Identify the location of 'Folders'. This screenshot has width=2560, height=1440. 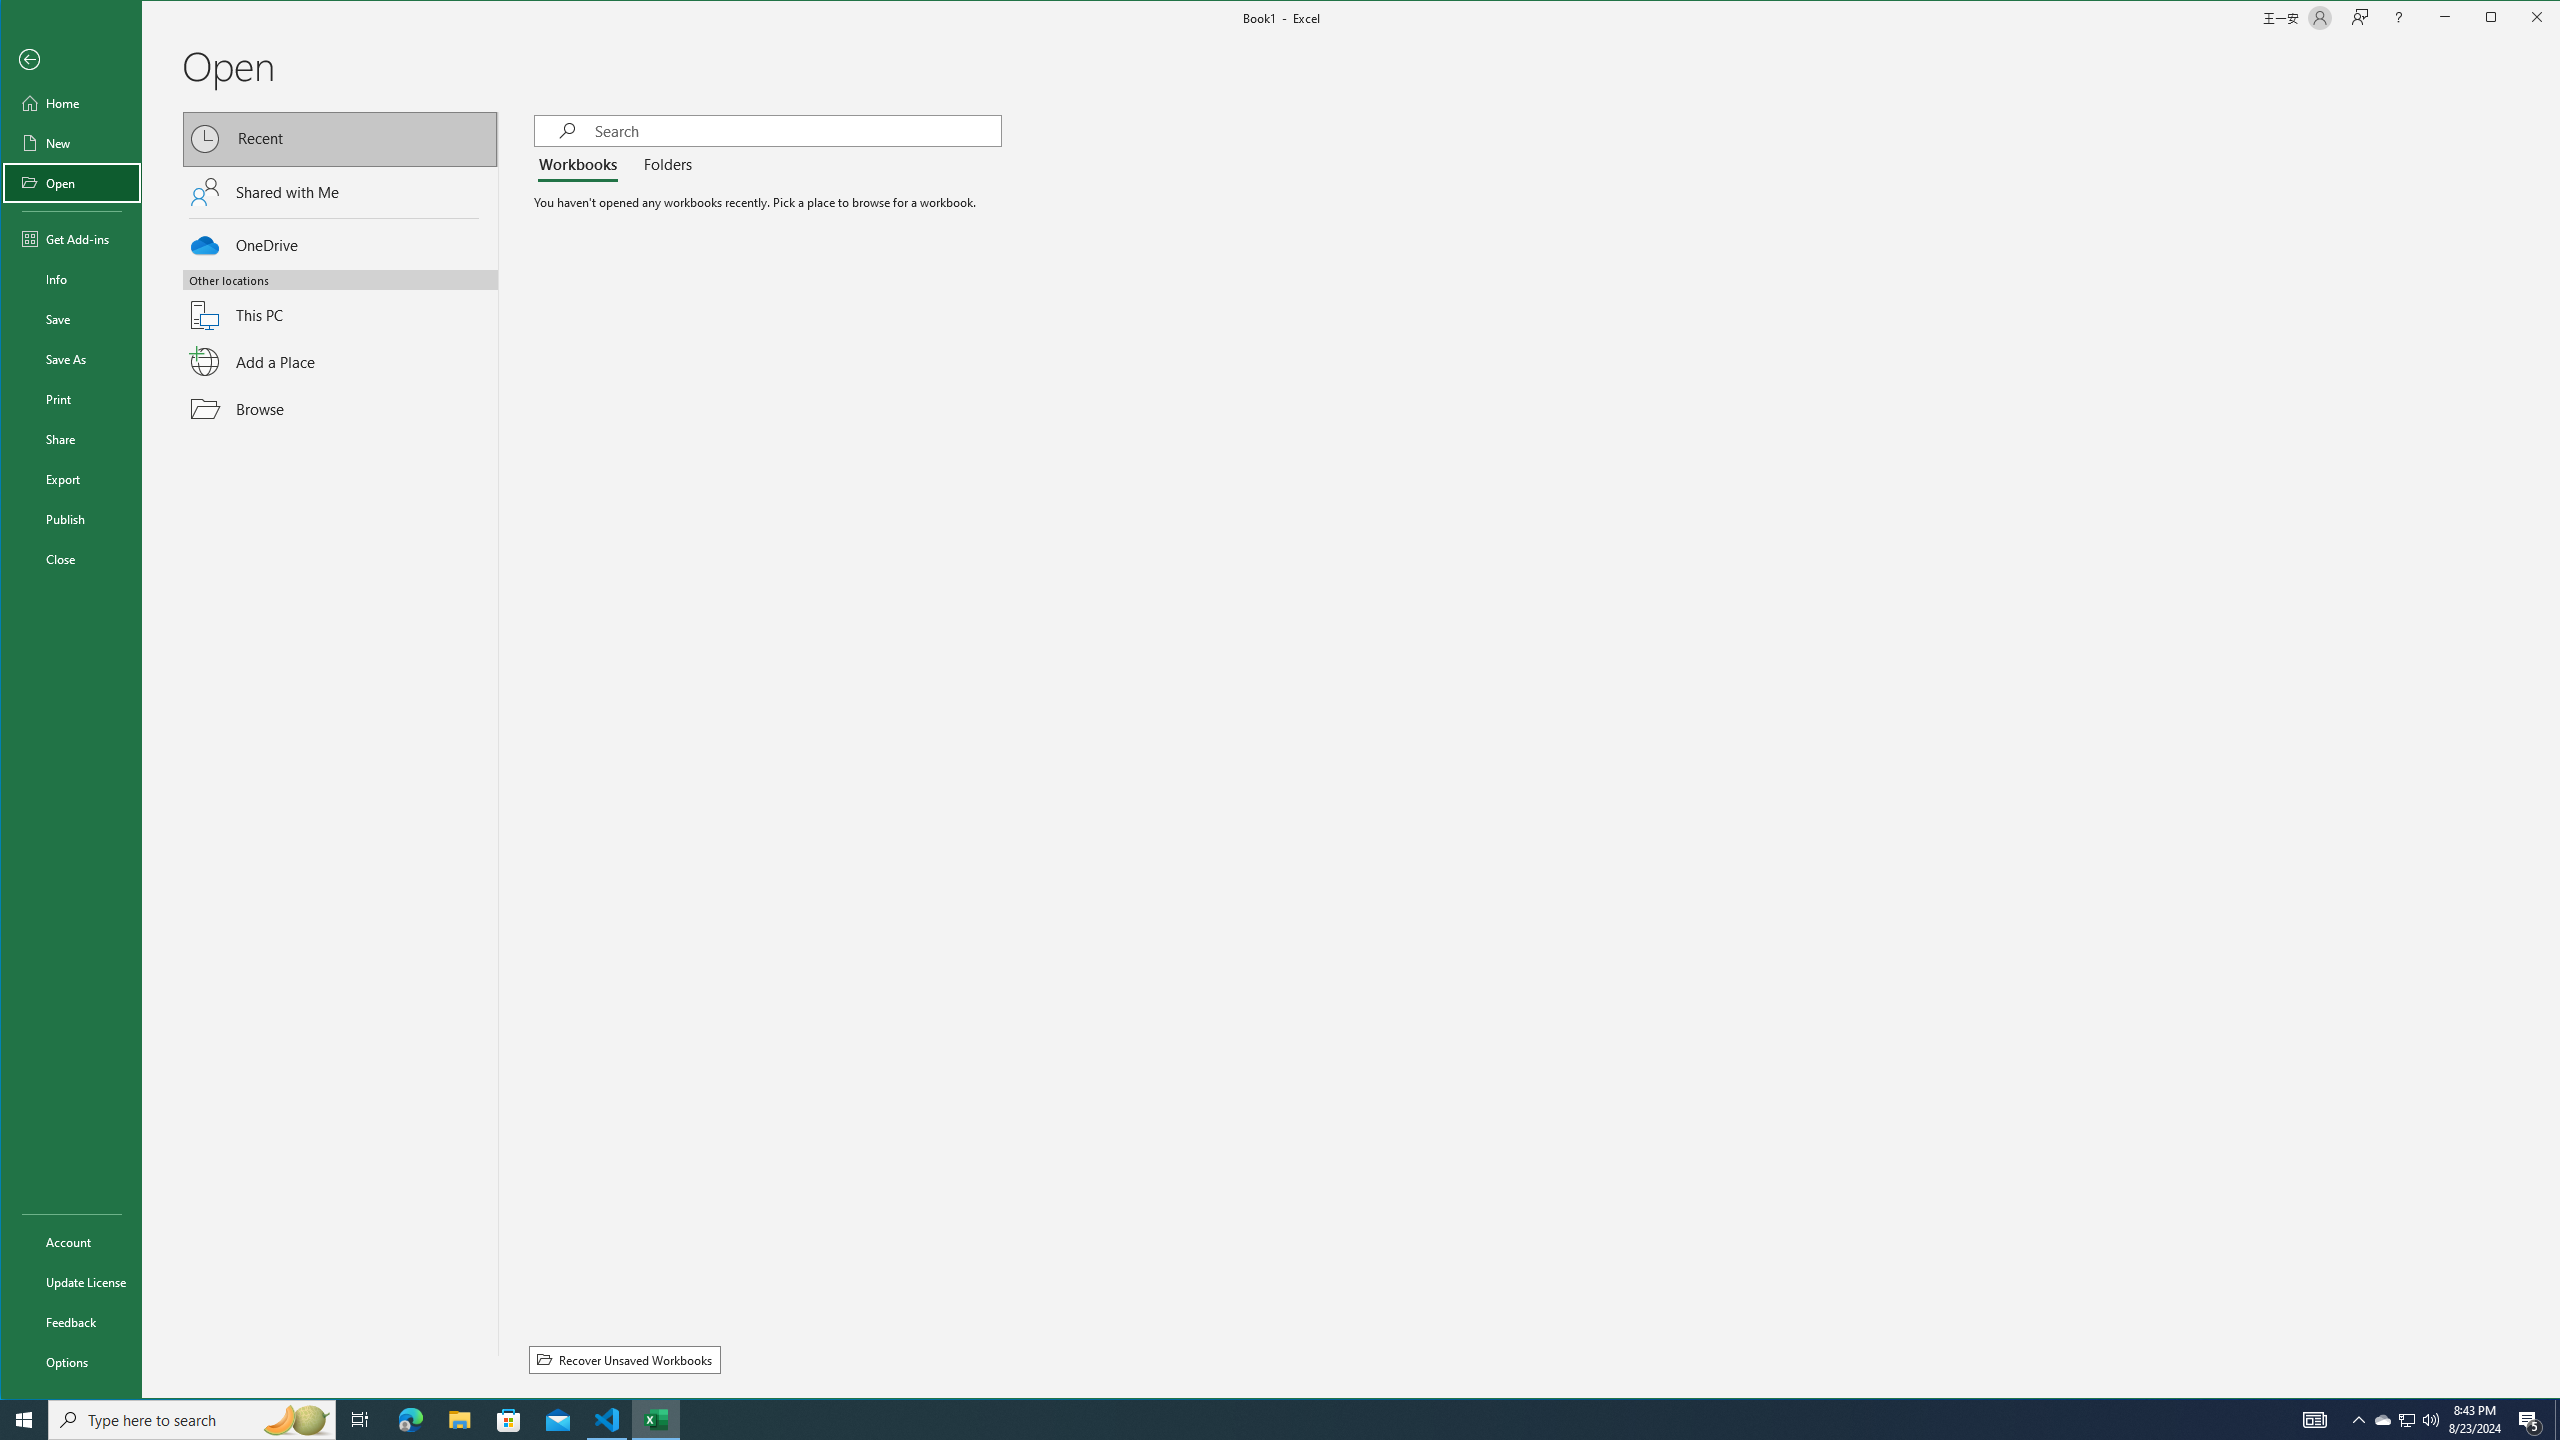
(664, 164).